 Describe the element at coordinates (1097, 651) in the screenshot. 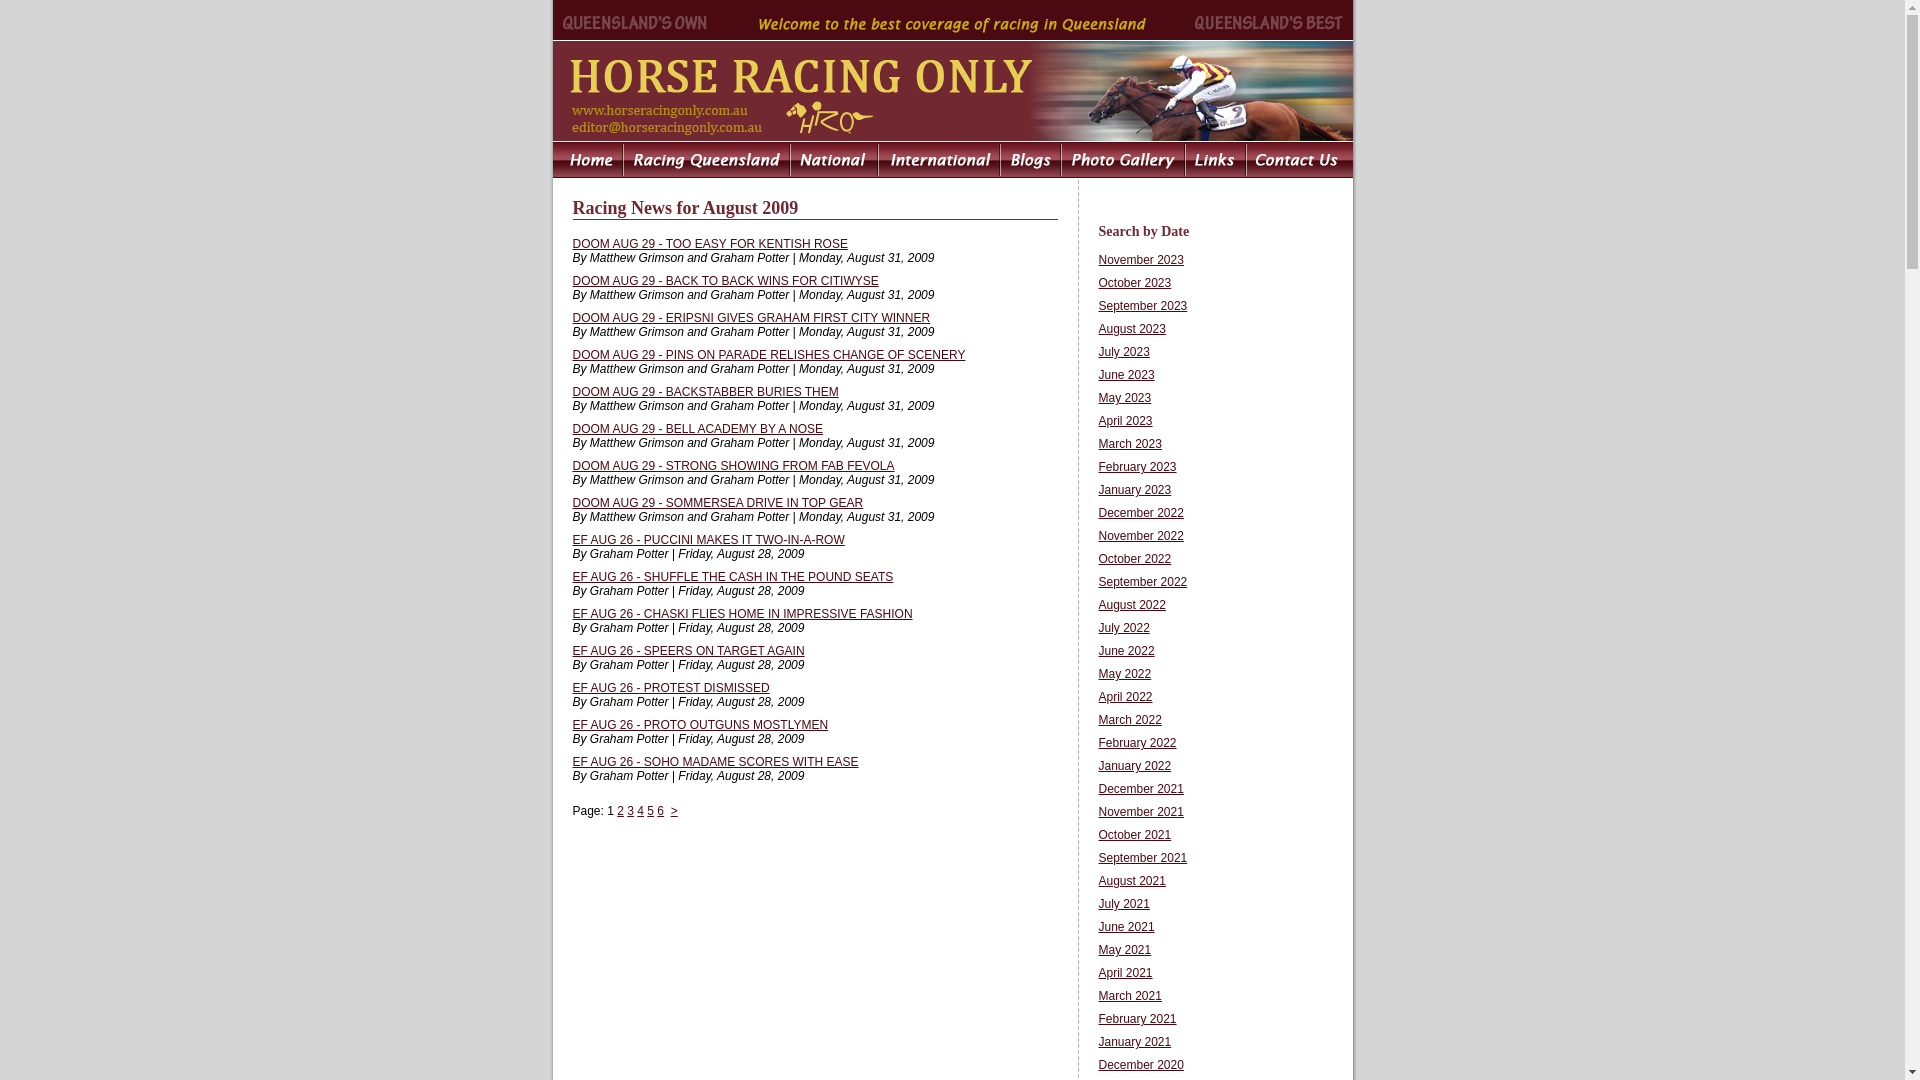

I see `'June 2022'` at that location.